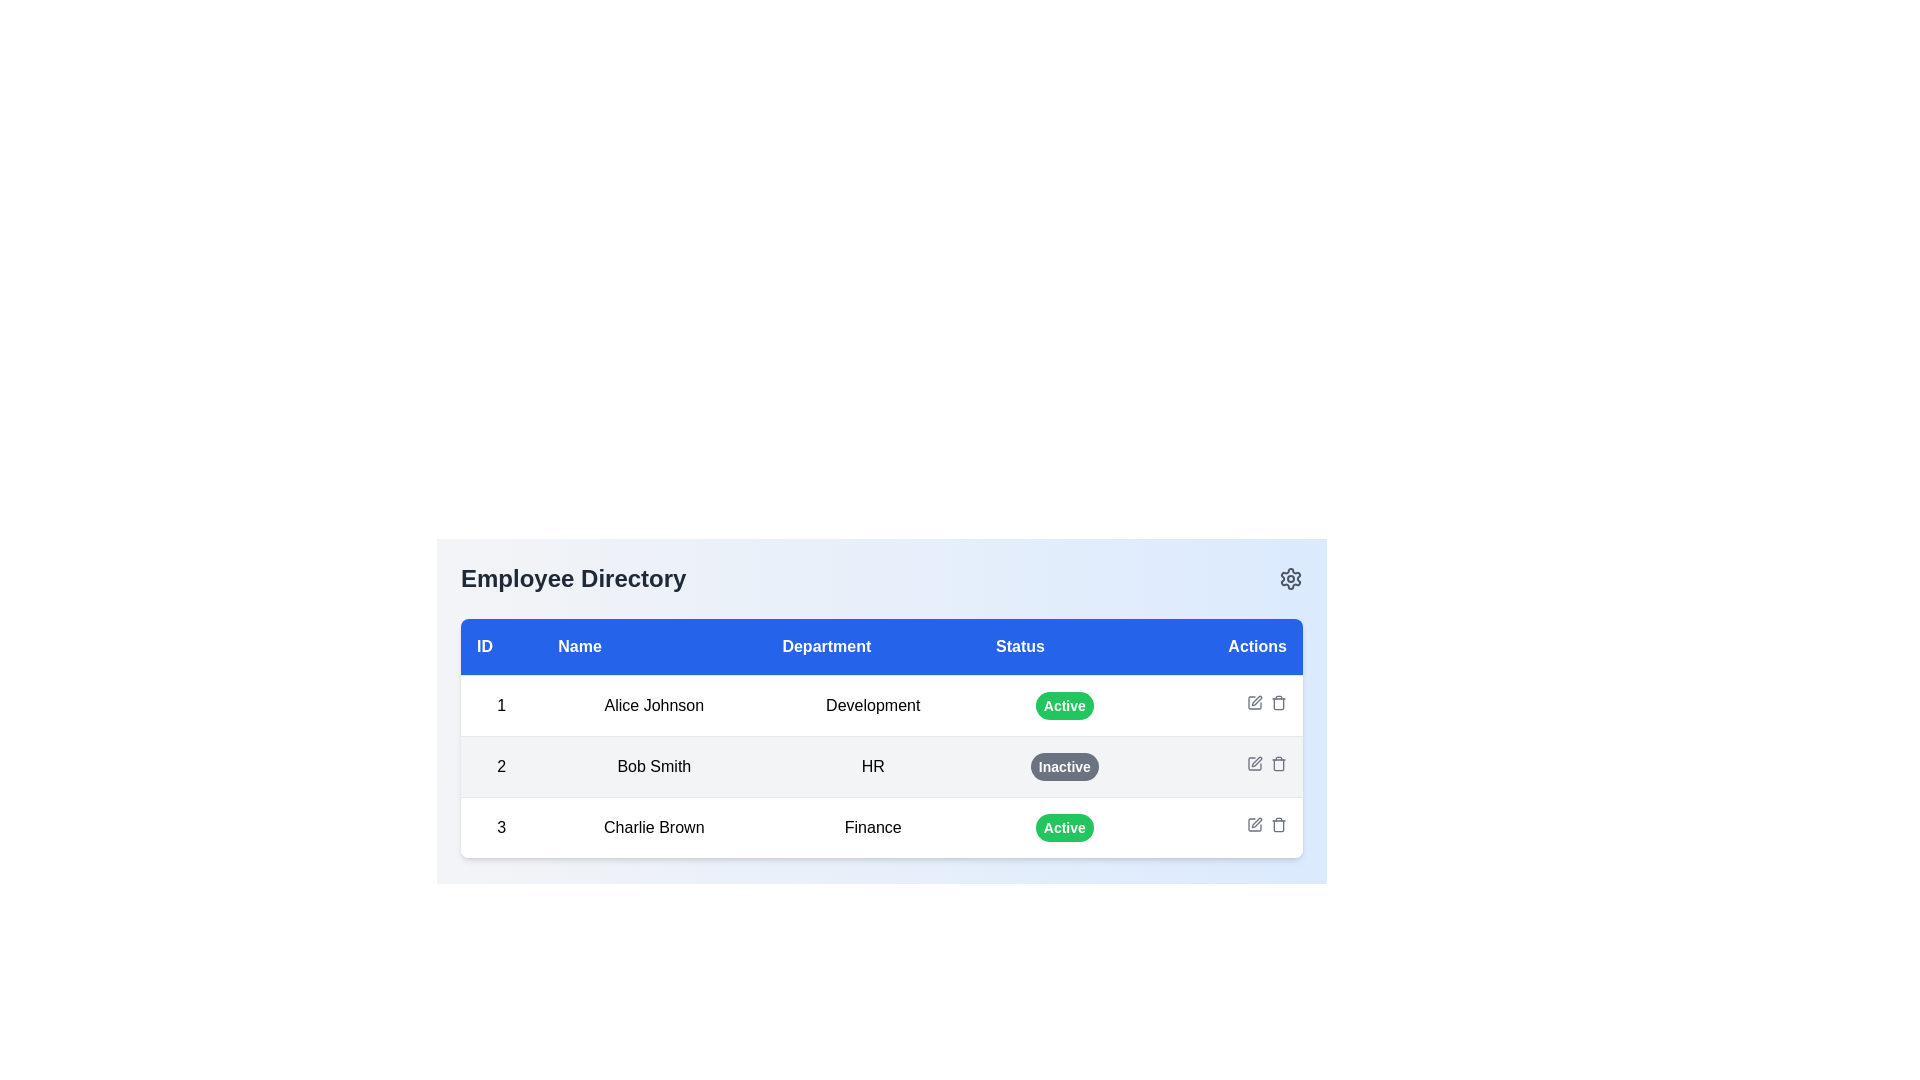 This screenshot has width=1920, height=1080. Describe the element at coordinates (1225, 647) in the screenshot. I see `the 'Actions' table header, which is the fifth element in the header row, aligned to the right with bold white text on a blue background` at that location.